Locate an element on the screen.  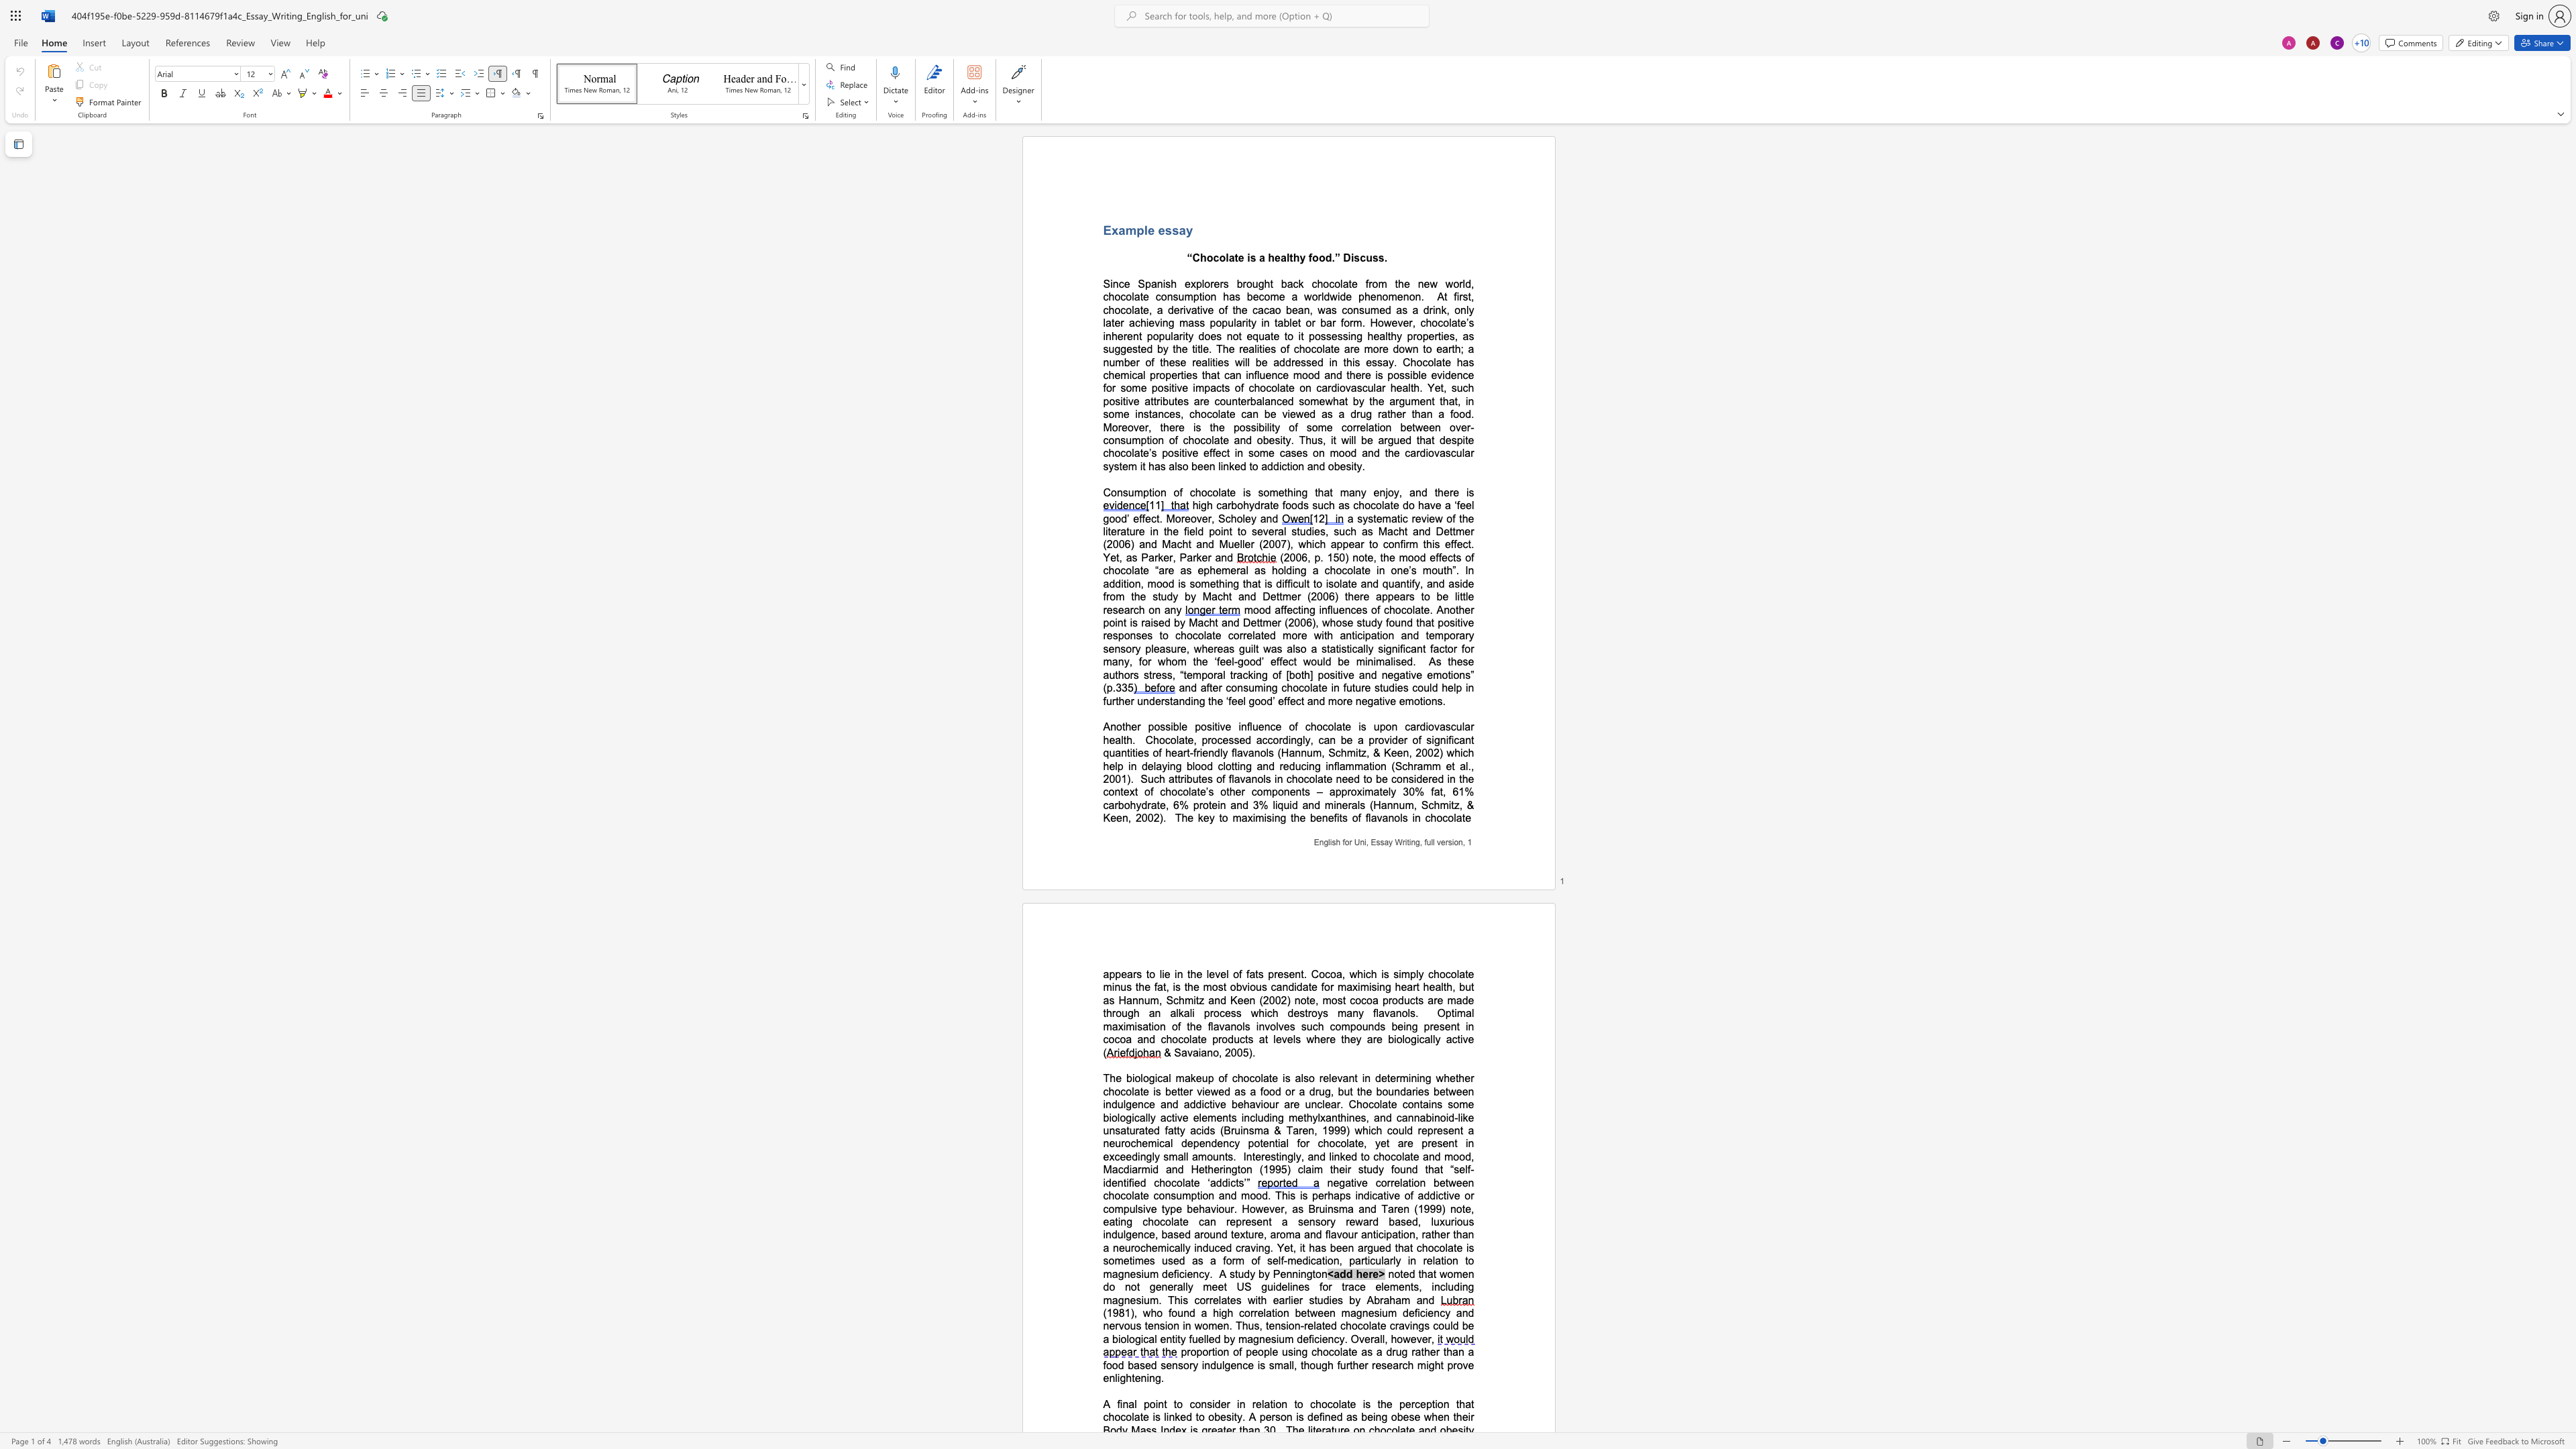
the space between the continuous character "a" and "n" in the text is located at coordinates (1207, 1051).